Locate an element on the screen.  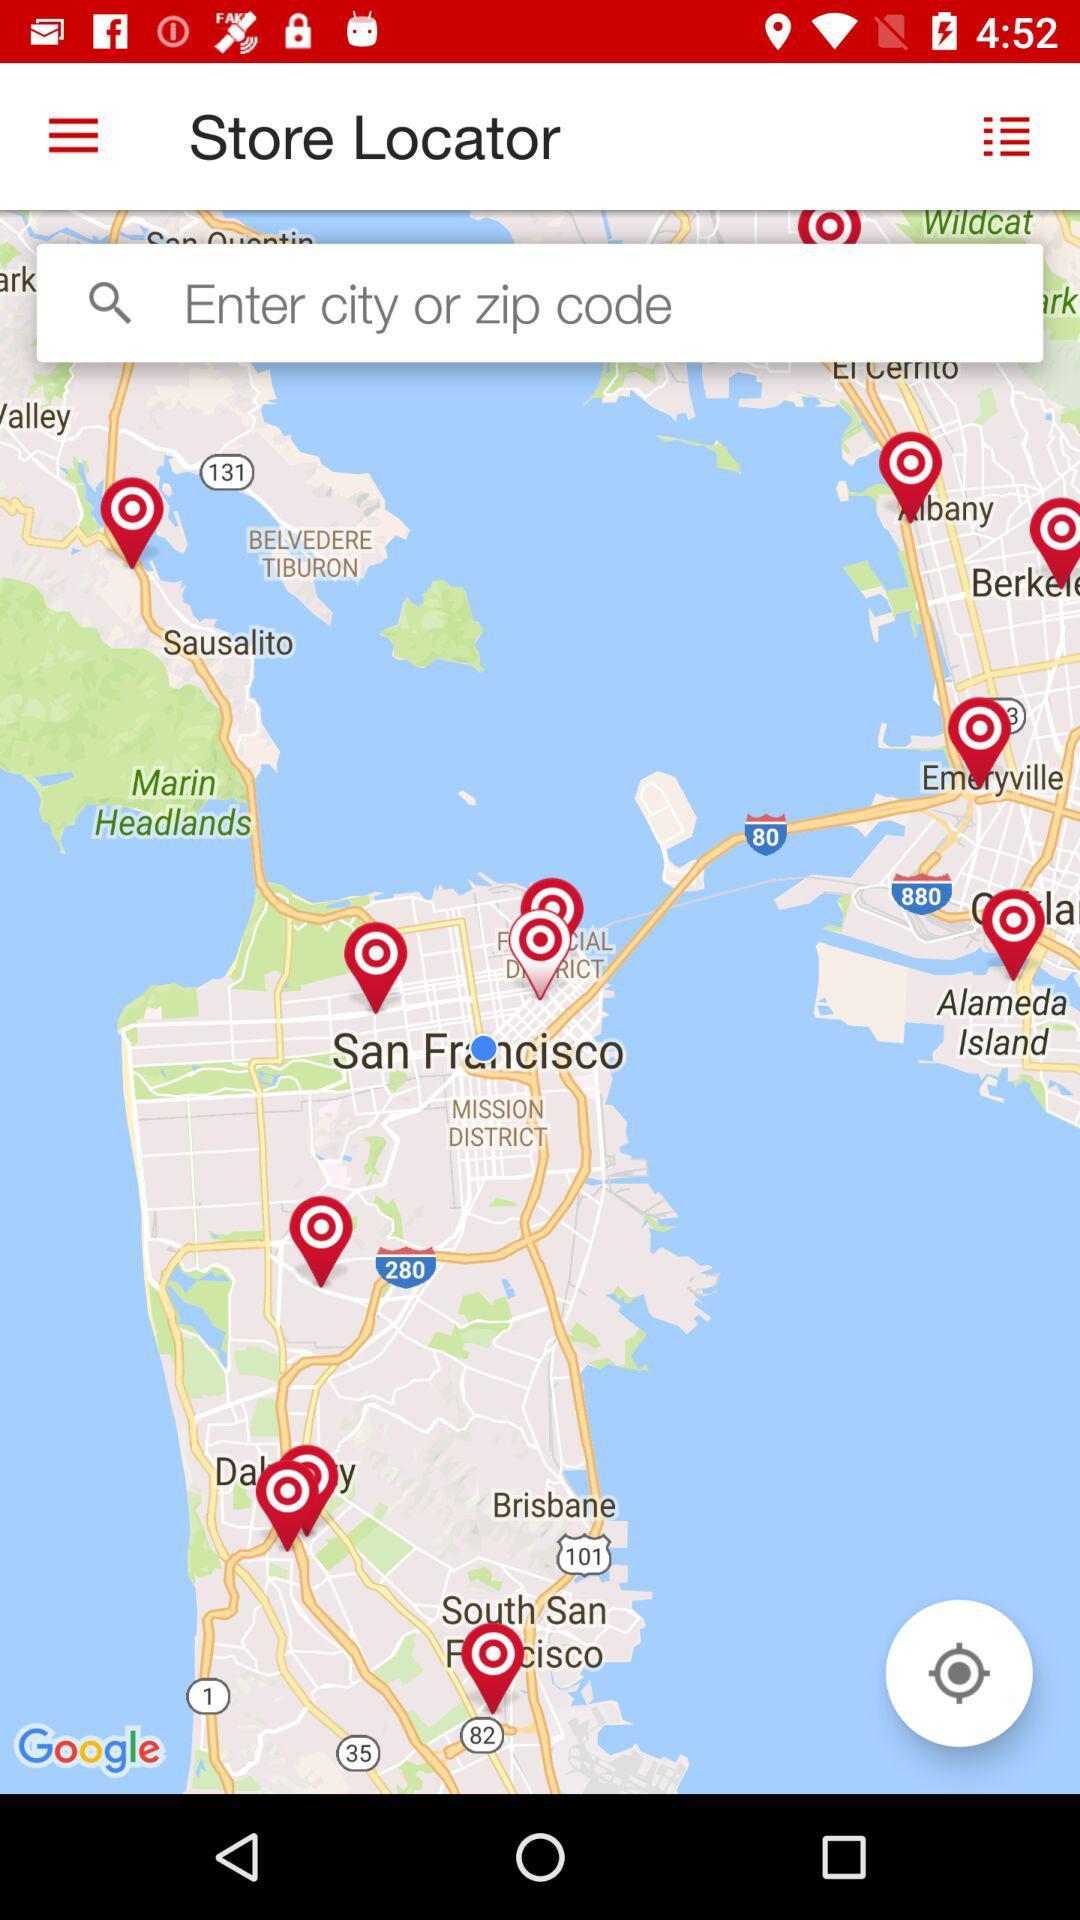
icon to the left of store locator is located at coordinates (72, 135).